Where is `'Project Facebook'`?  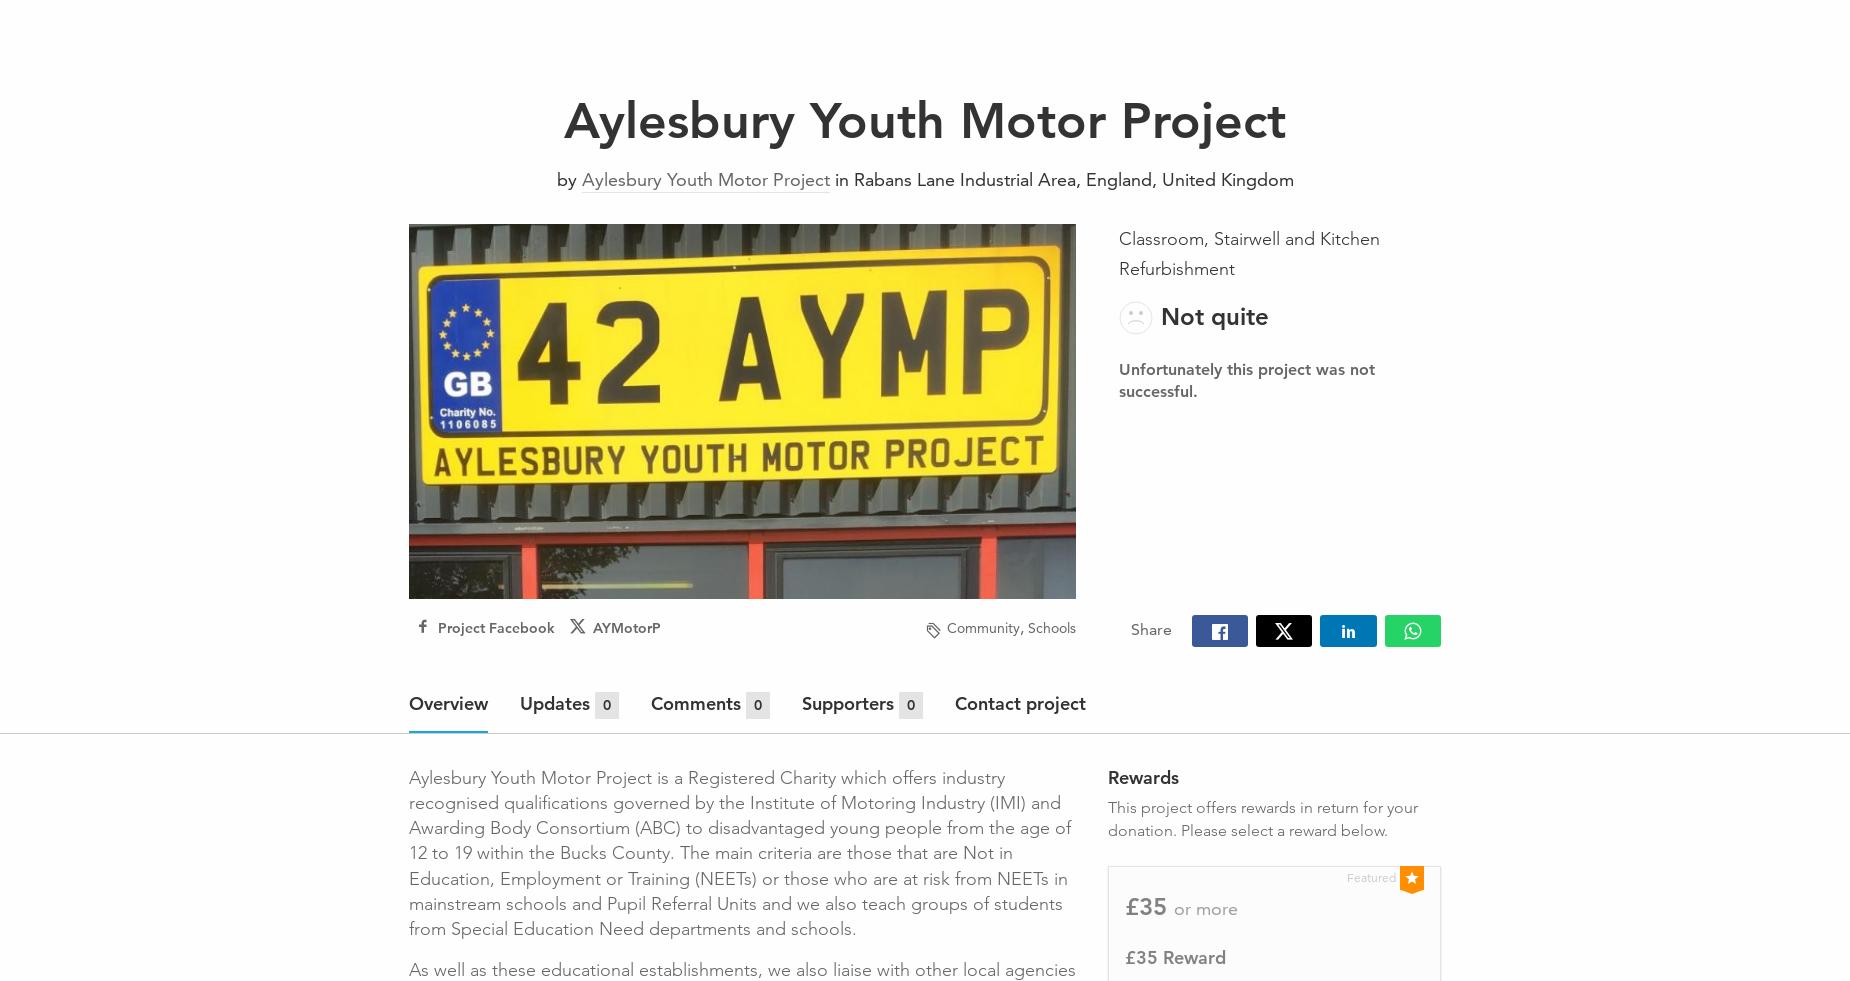
'Project Facebook' is located at coordinates (496, 626).